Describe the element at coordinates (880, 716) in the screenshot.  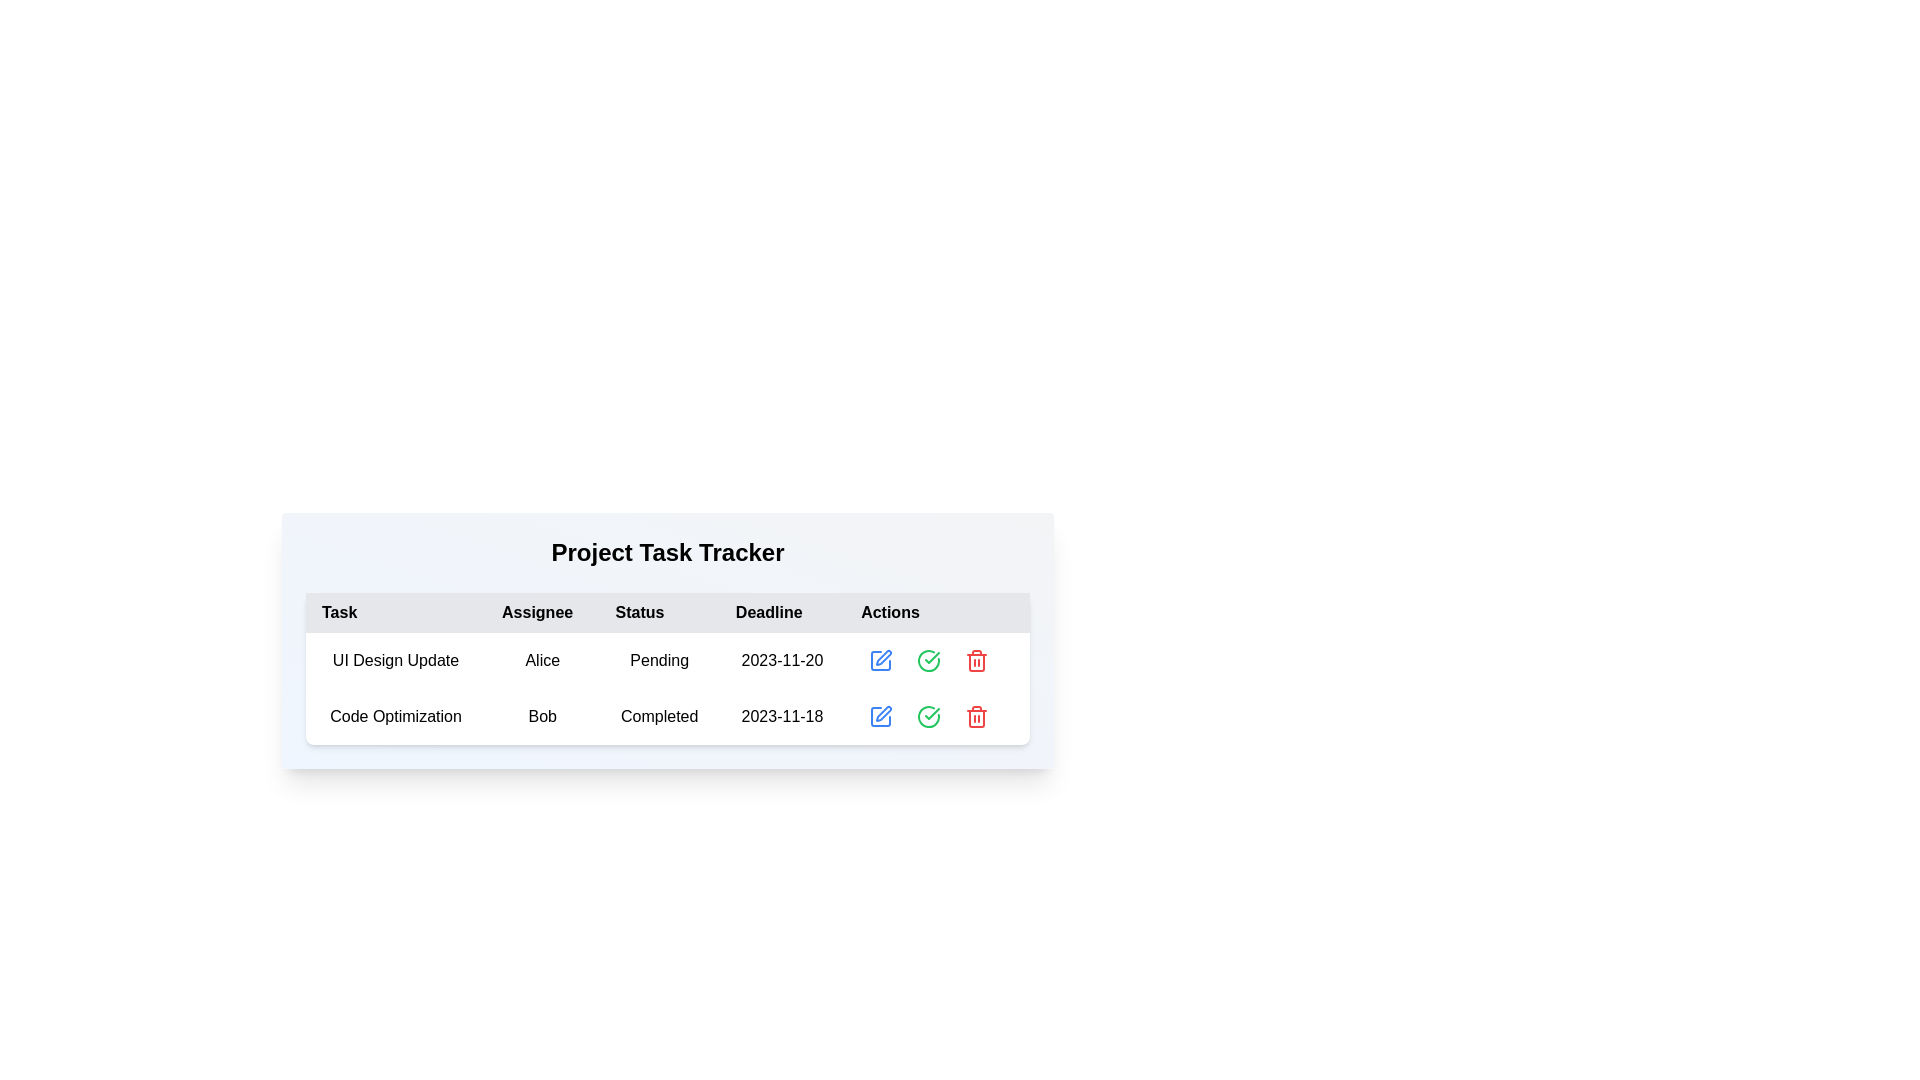
I see `the SVG icon depicting a square with a pen inside, located in the 'Actions' column of the 'Code Optimization' row in the task list` at that location.